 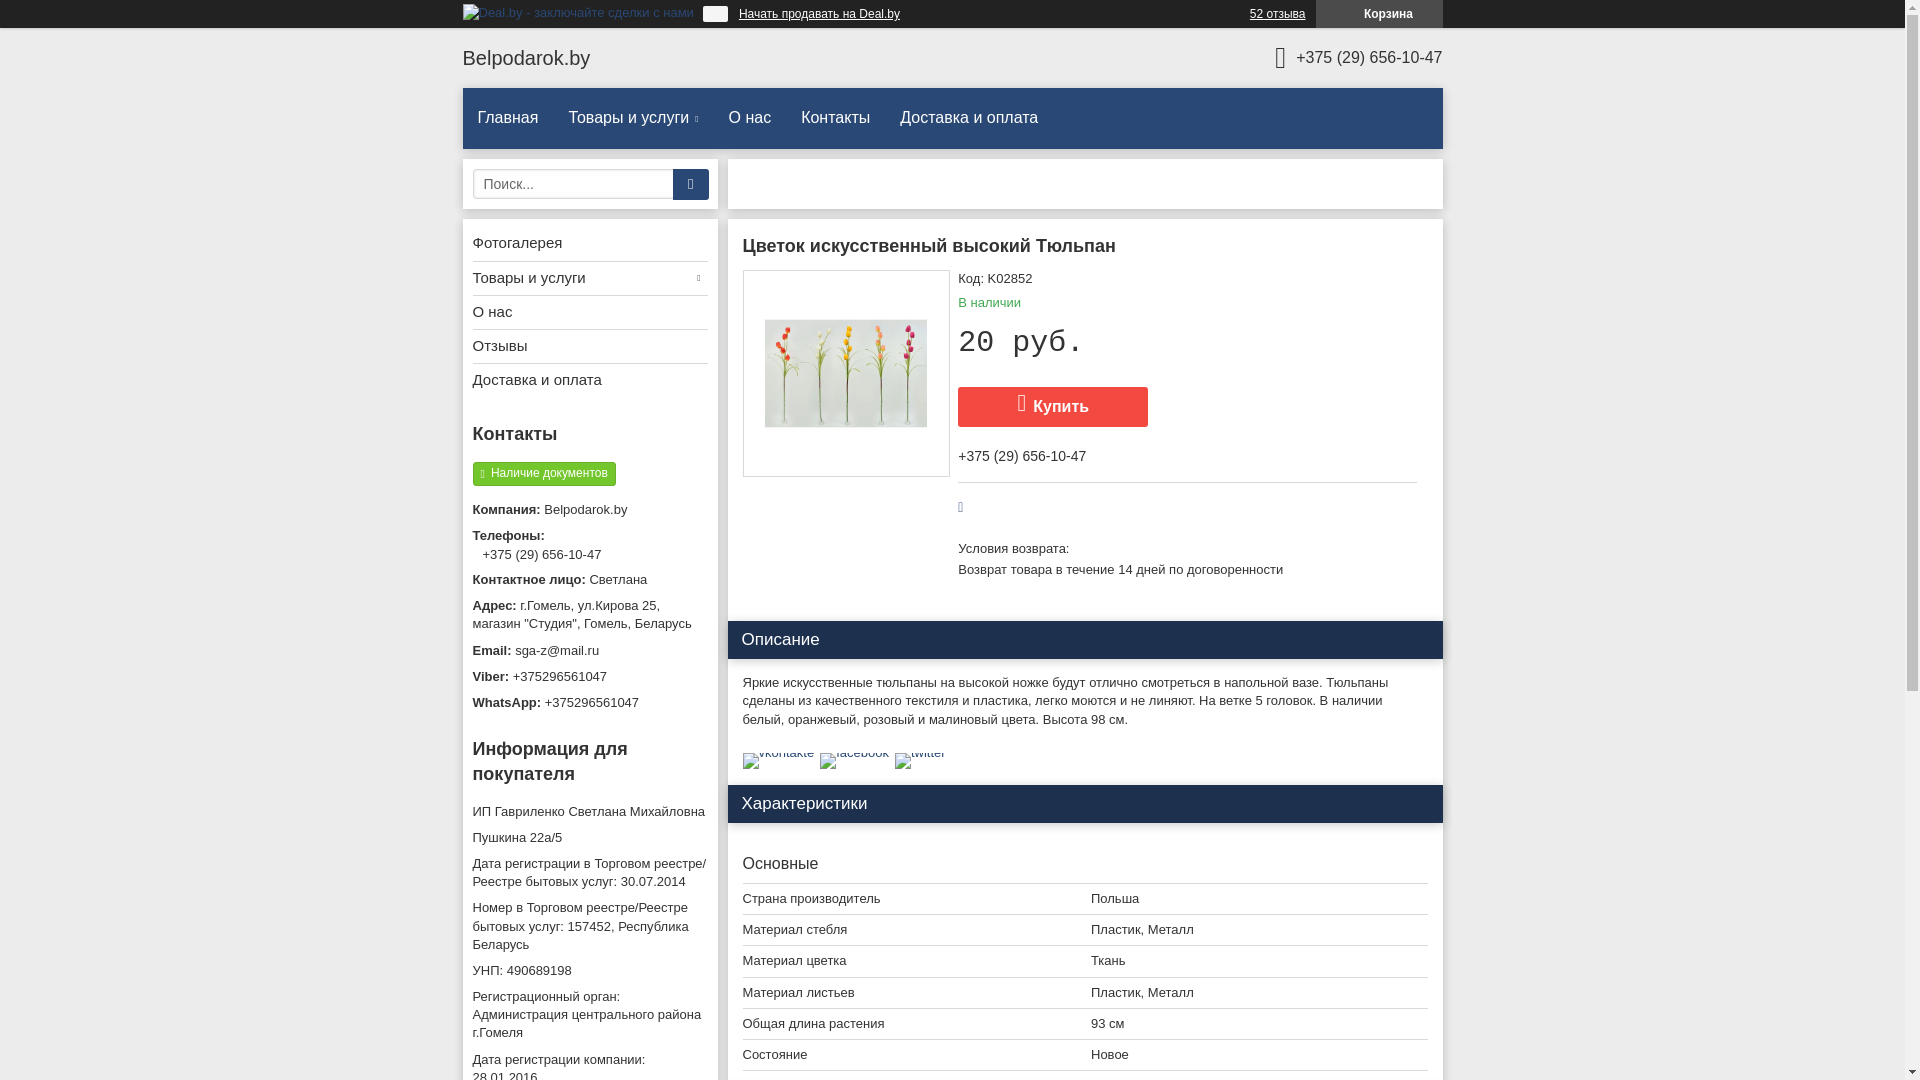 I want to click on 'sga-z@mail.ru', so click(x=588, y=651).